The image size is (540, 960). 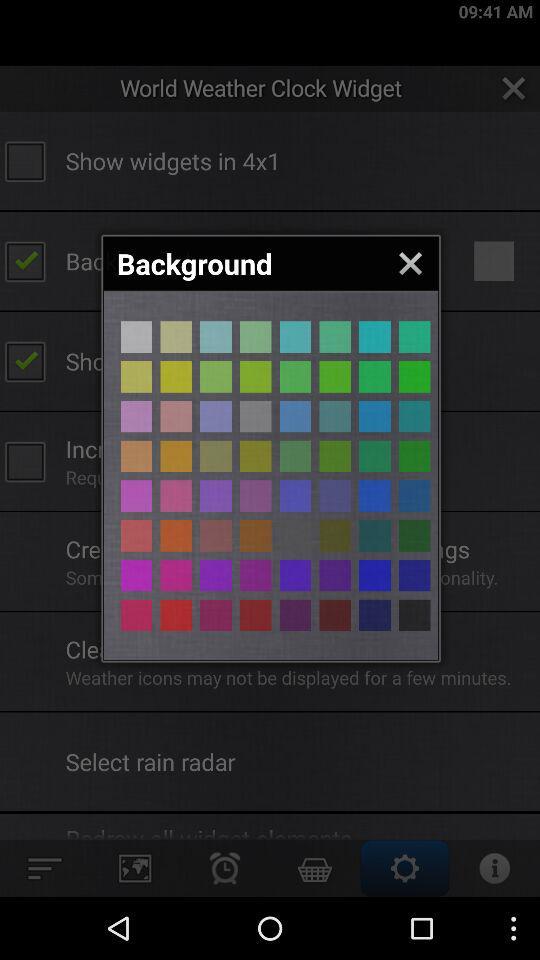 What do you see at coordinates (413, 415) in the screenshot?
I see `background color` at bounding box center [413, 415].